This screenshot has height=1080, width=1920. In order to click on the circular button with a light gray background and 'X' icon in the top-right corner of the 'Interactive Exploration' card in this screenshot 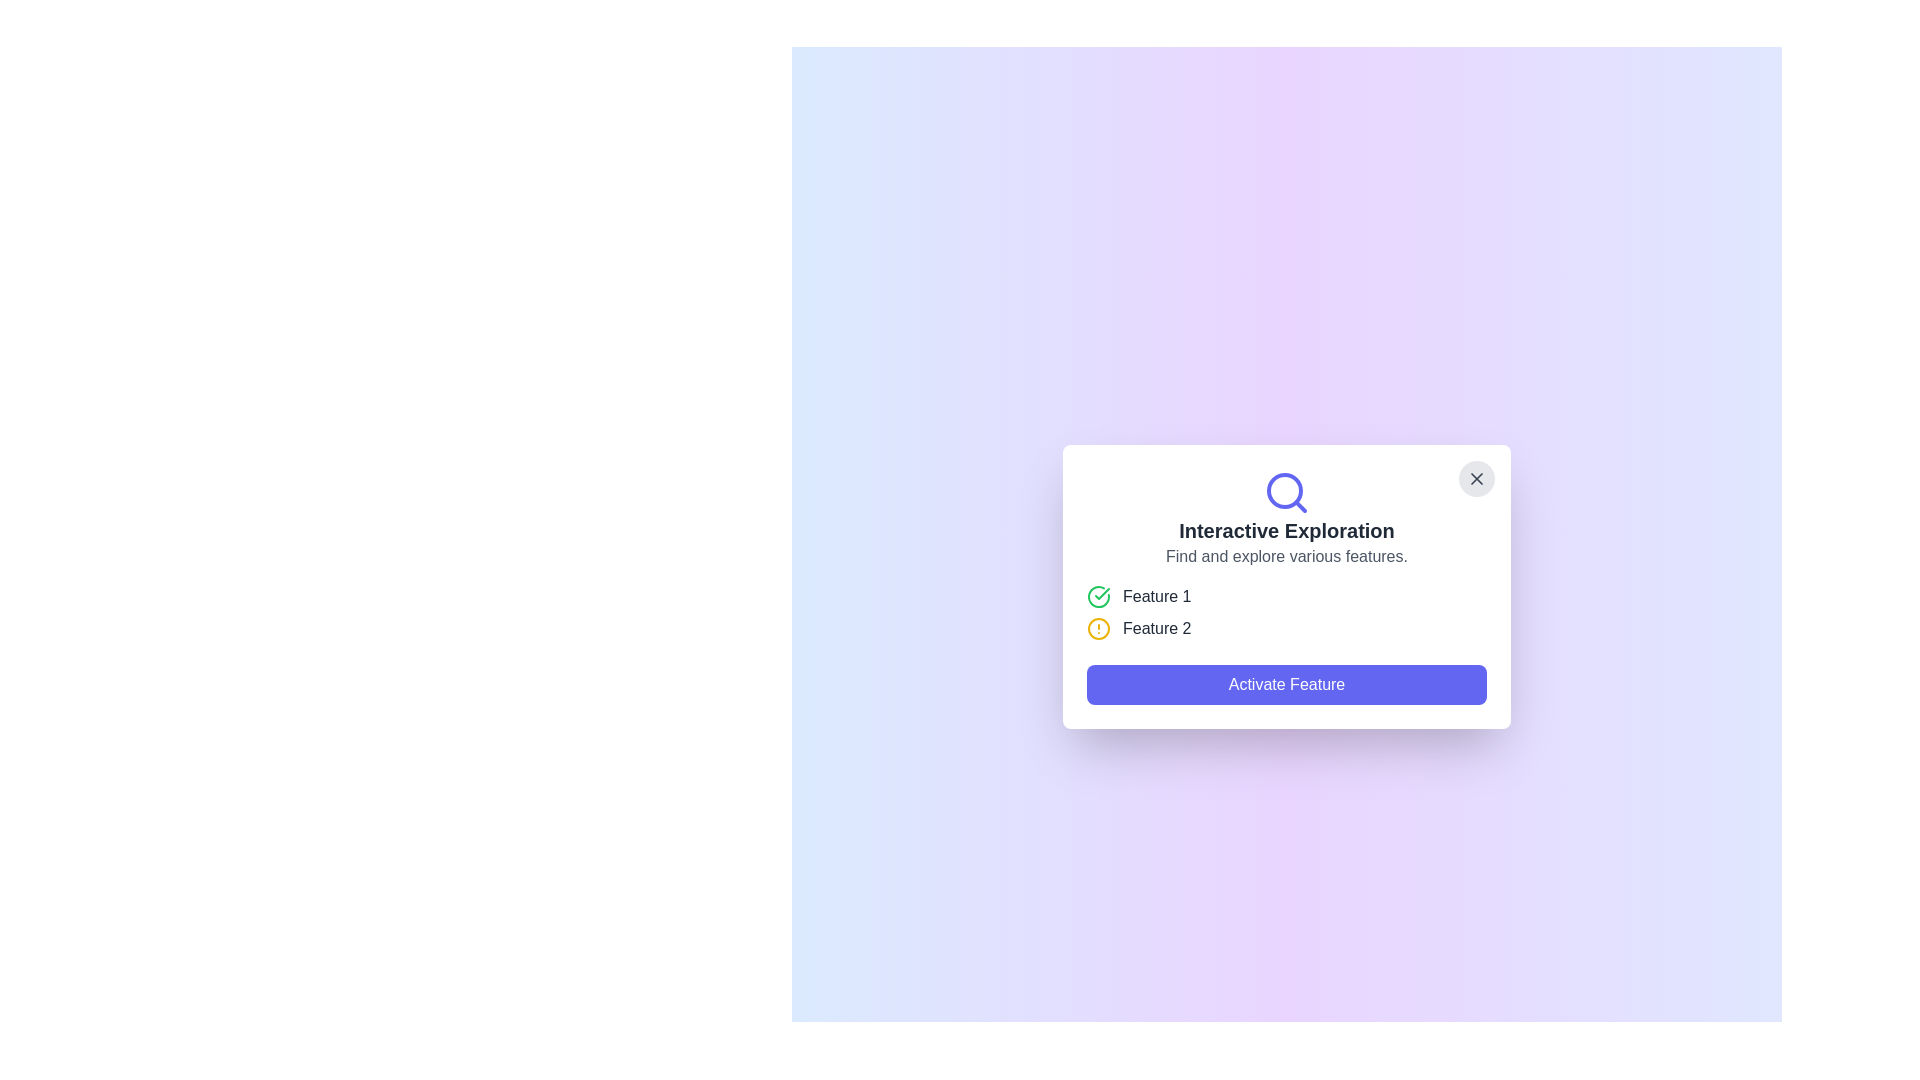, I will do `click(1477, 478)`.